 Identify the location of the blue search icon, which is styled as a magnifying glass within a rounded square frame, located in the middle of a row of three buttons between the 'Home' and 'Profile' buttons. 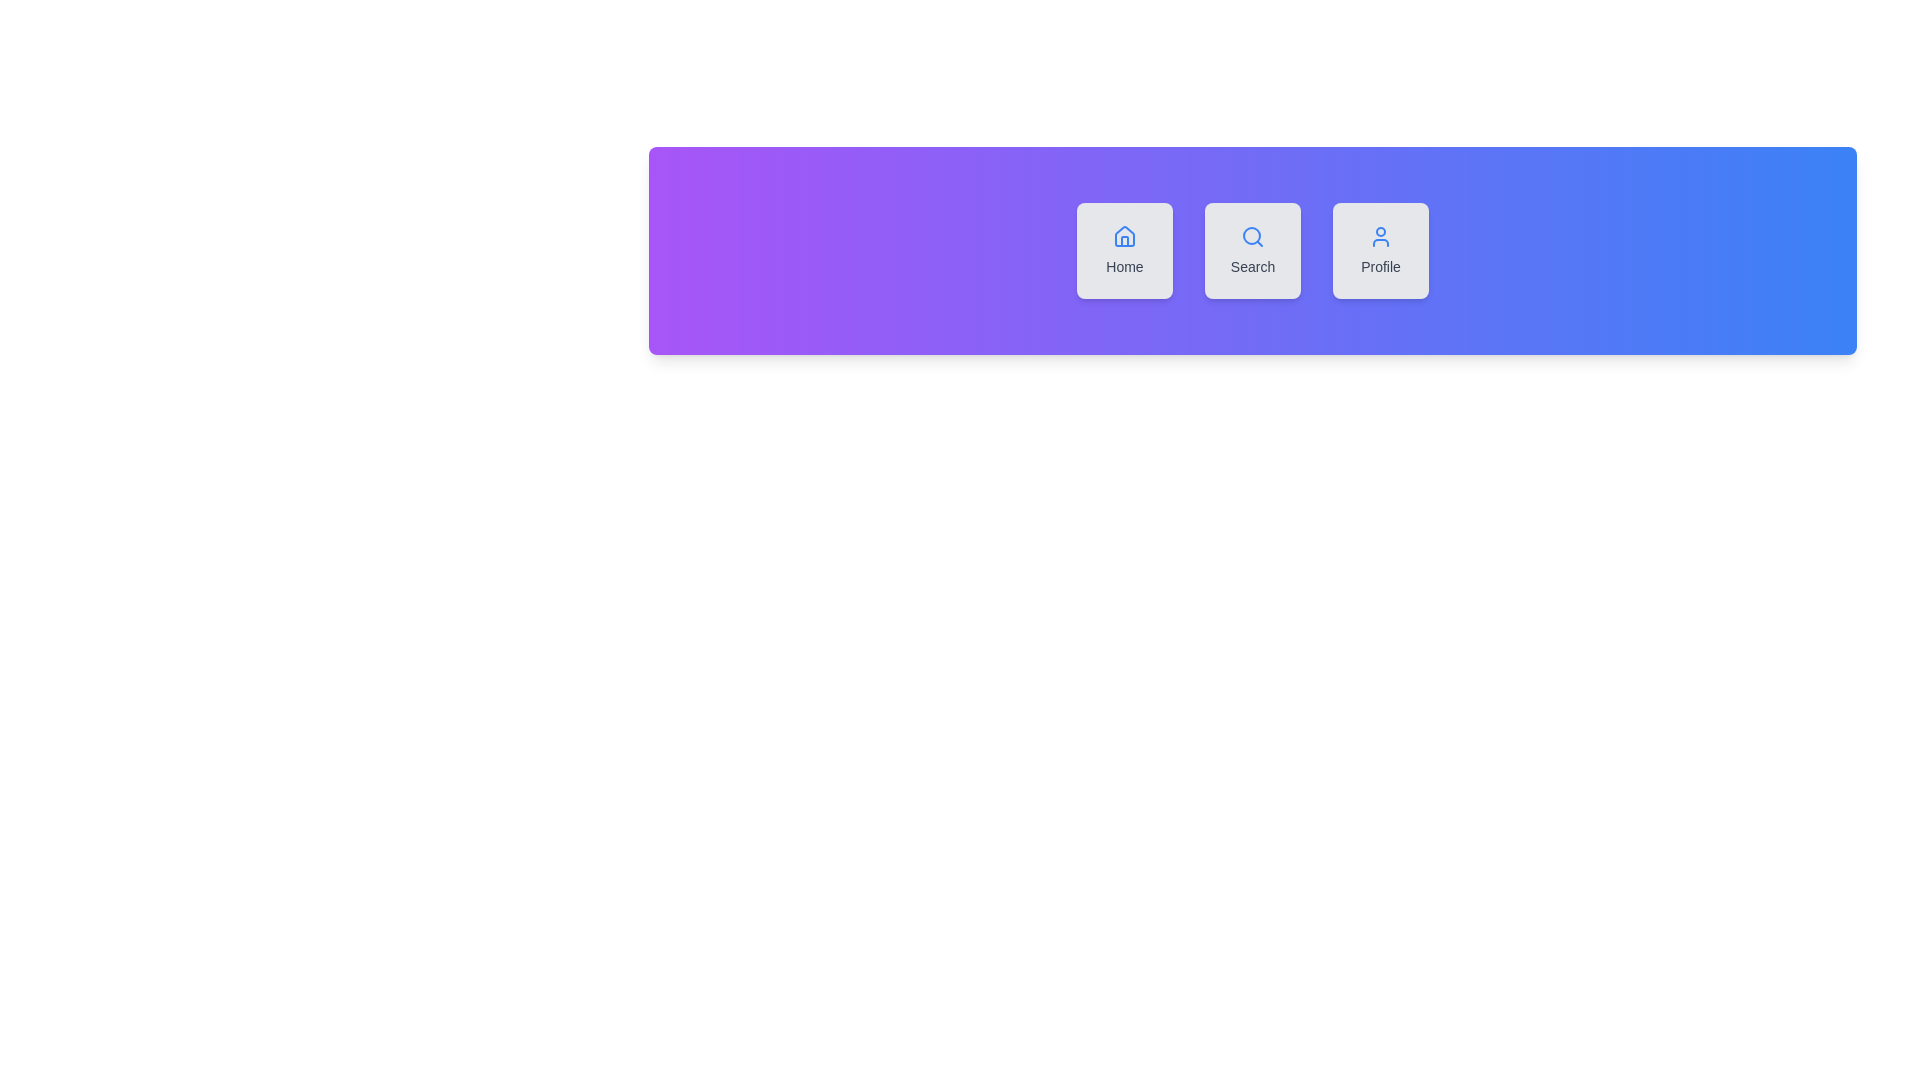
(1251, 235).